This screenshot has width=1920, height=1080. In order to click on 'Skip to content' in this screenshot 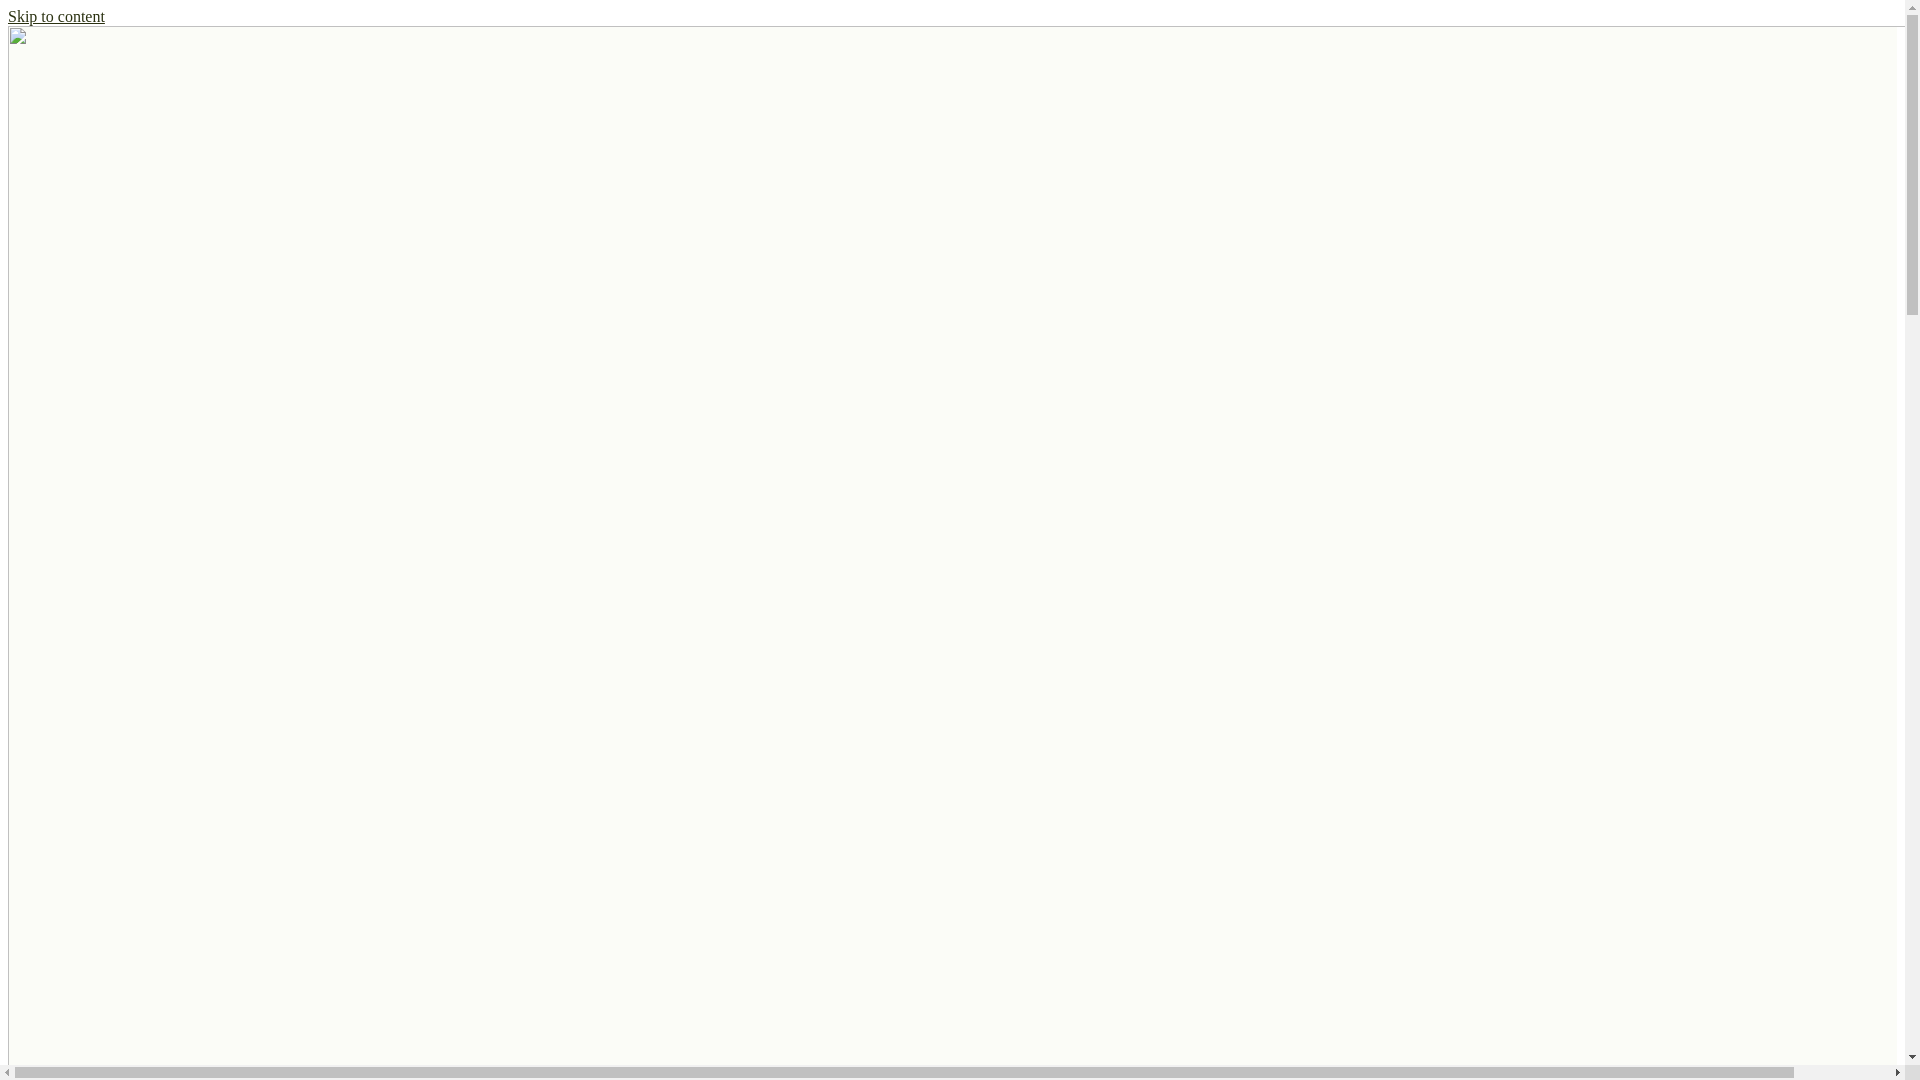, I will do `click(56, 16)`.